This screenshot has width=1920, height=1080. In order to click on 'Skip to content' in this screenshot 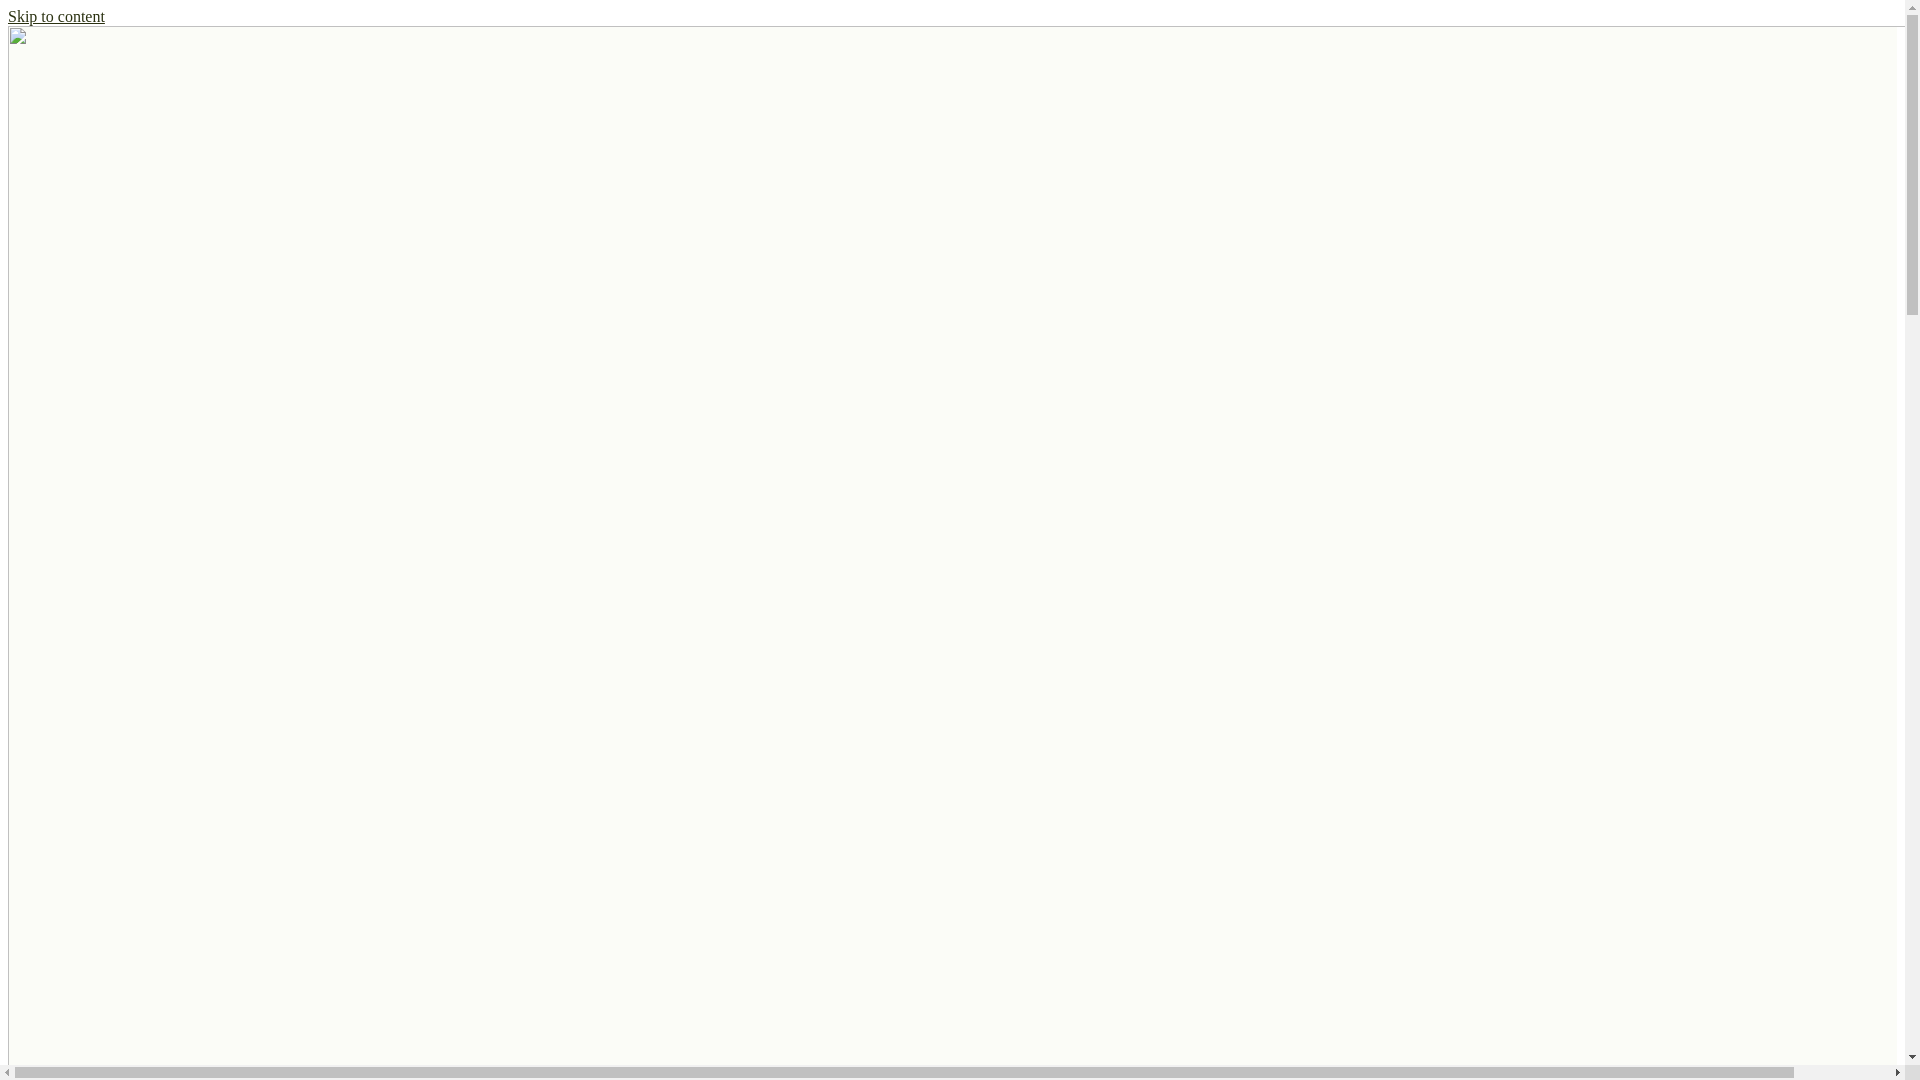, I will do `click(56, 16)`.